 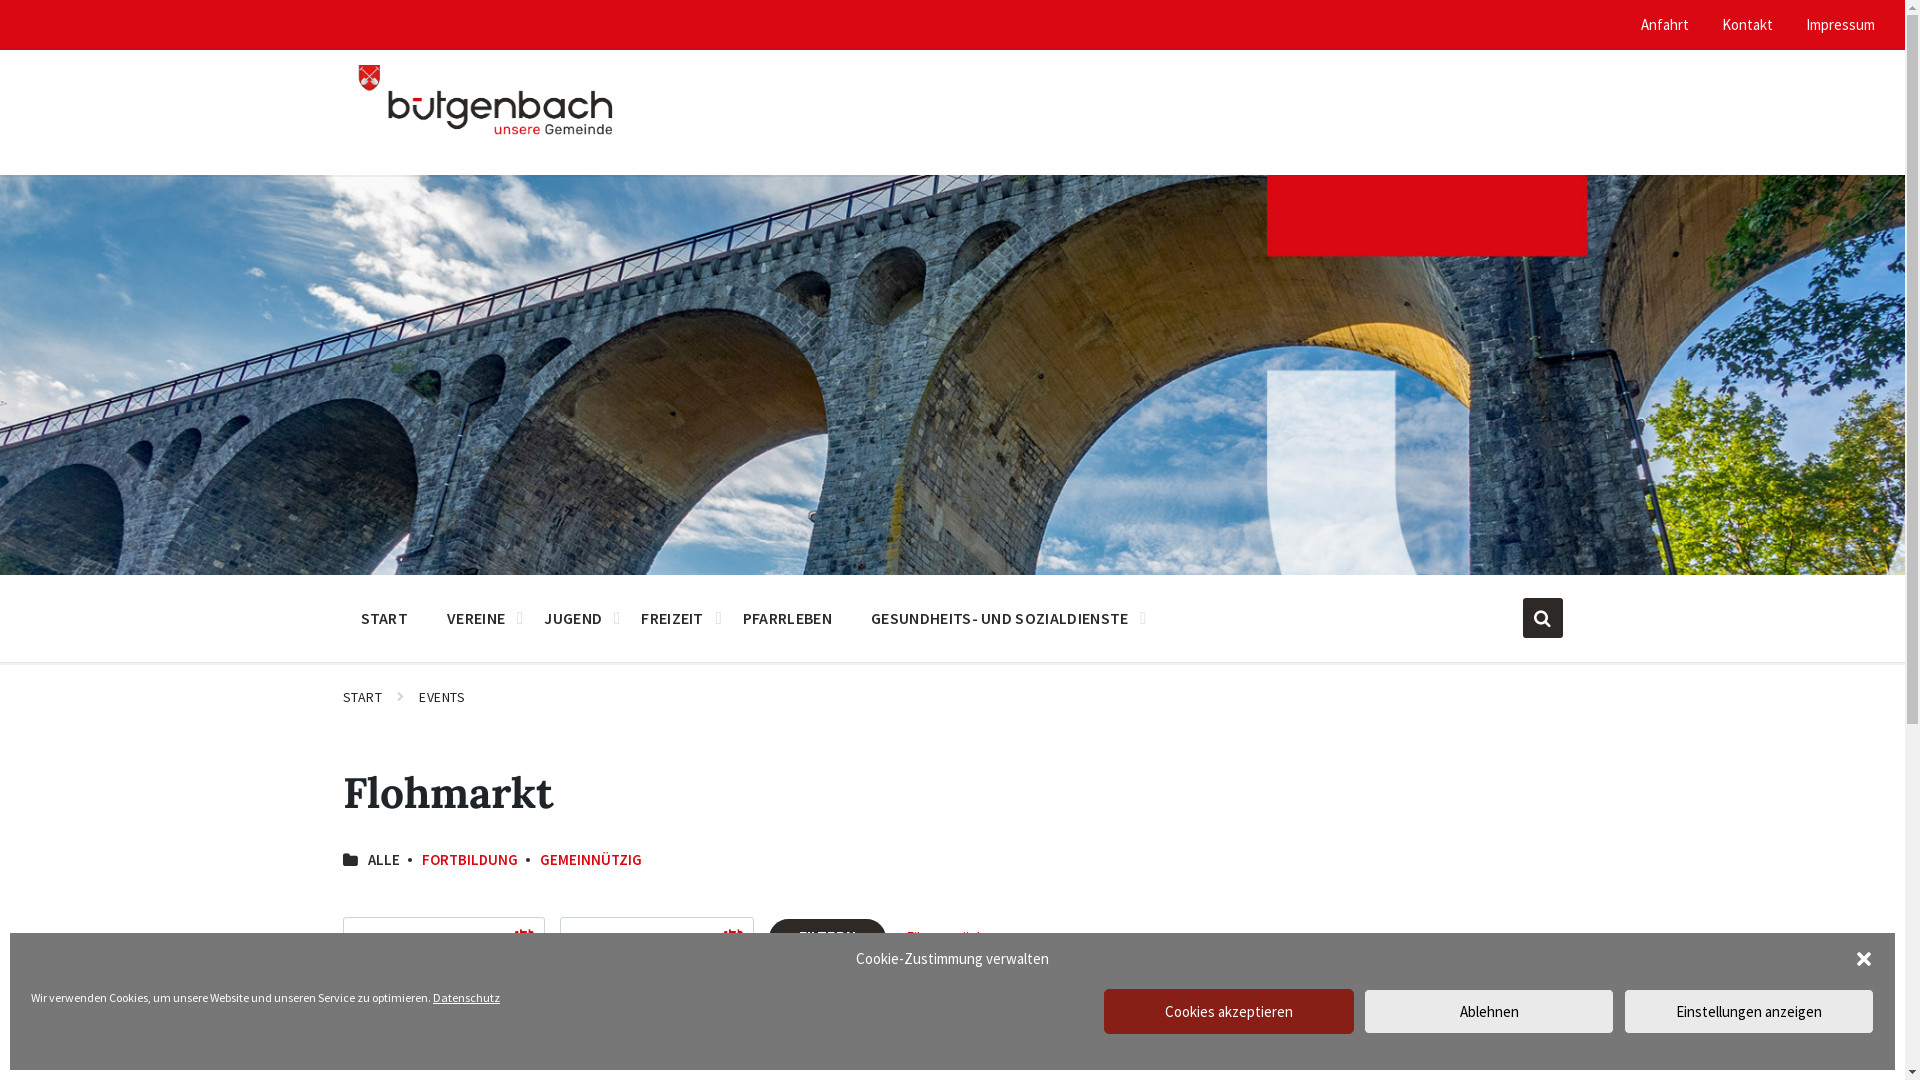 I want to click on 'Impressum', so click(x=1805, y=24).